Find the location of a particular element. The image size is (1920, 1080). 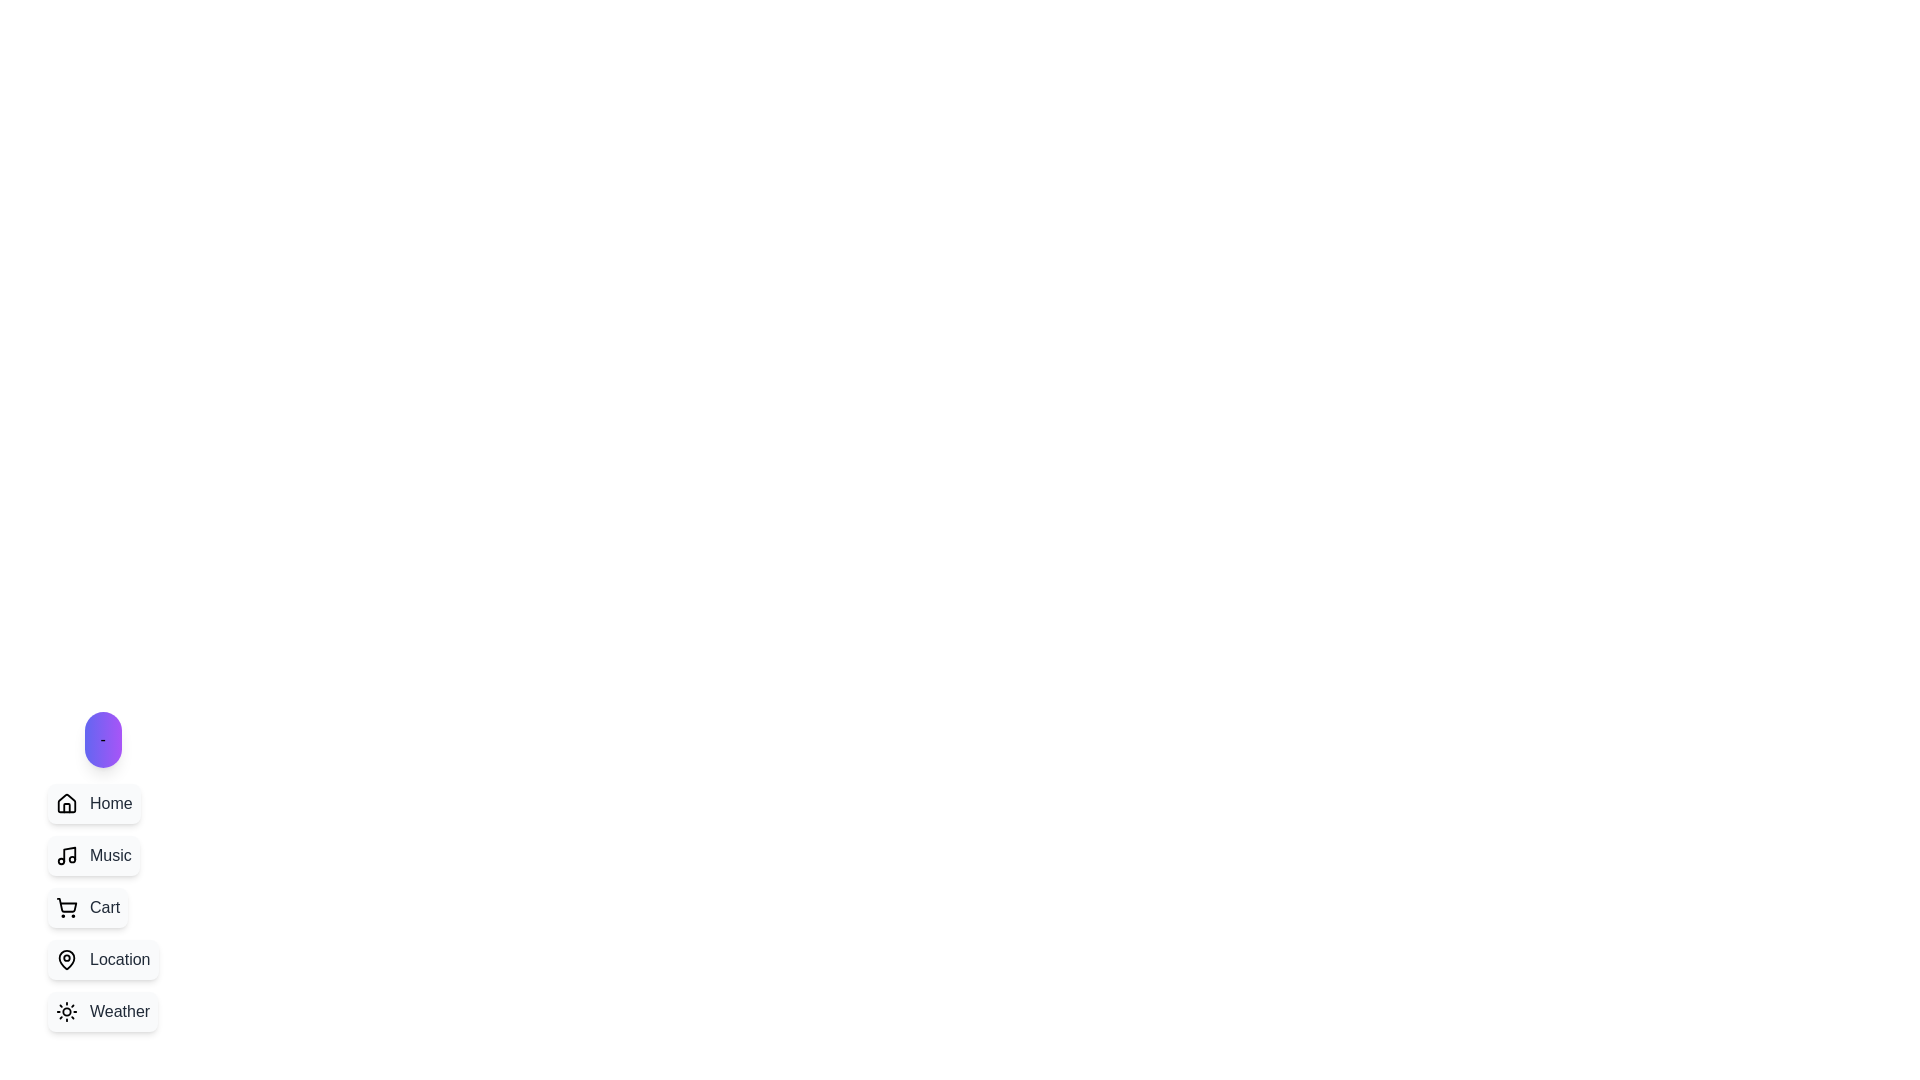

the button labeled 'Location' which has an icon resembling a map pin and is the fourth item in a vertical list is located at coordinates (102, 959).